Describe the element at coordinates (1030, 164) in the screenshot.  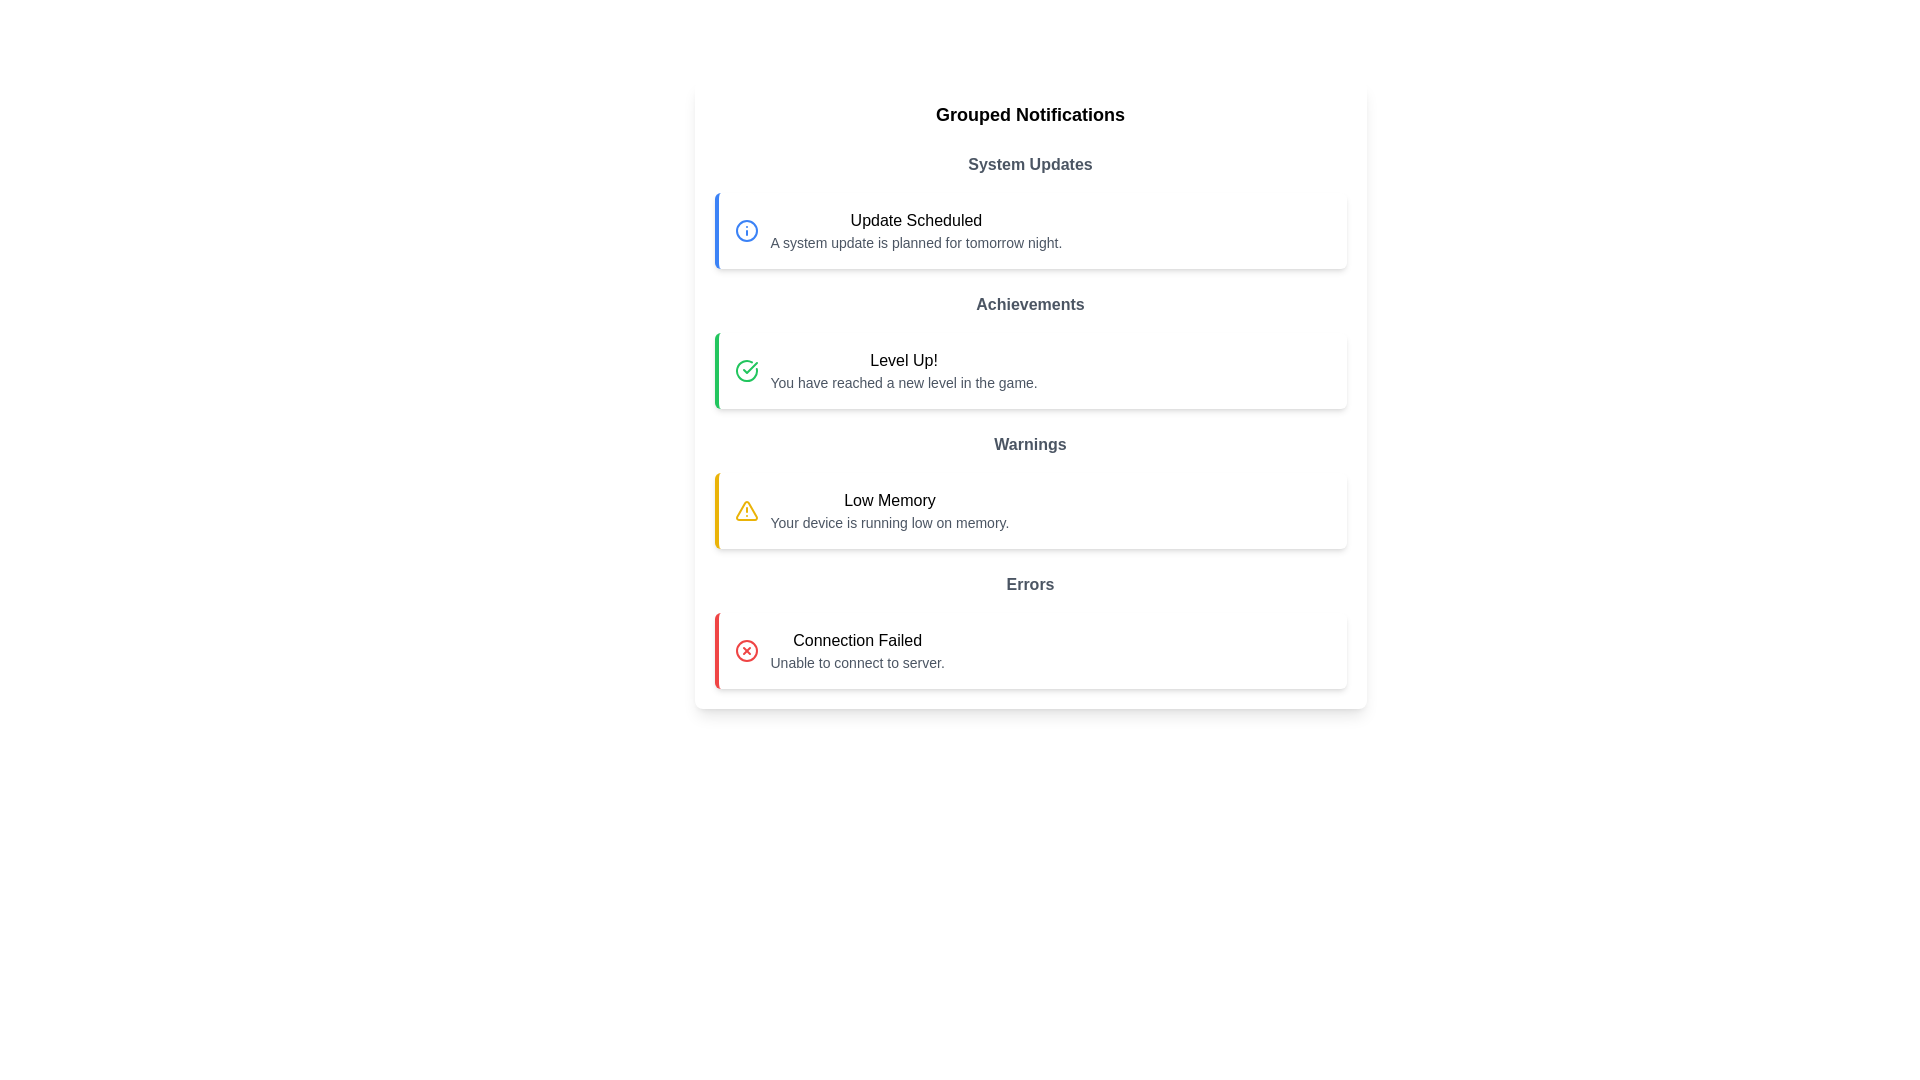
I see `the 'System Updates' text label, which serves as the header for the notifications section` at that location.